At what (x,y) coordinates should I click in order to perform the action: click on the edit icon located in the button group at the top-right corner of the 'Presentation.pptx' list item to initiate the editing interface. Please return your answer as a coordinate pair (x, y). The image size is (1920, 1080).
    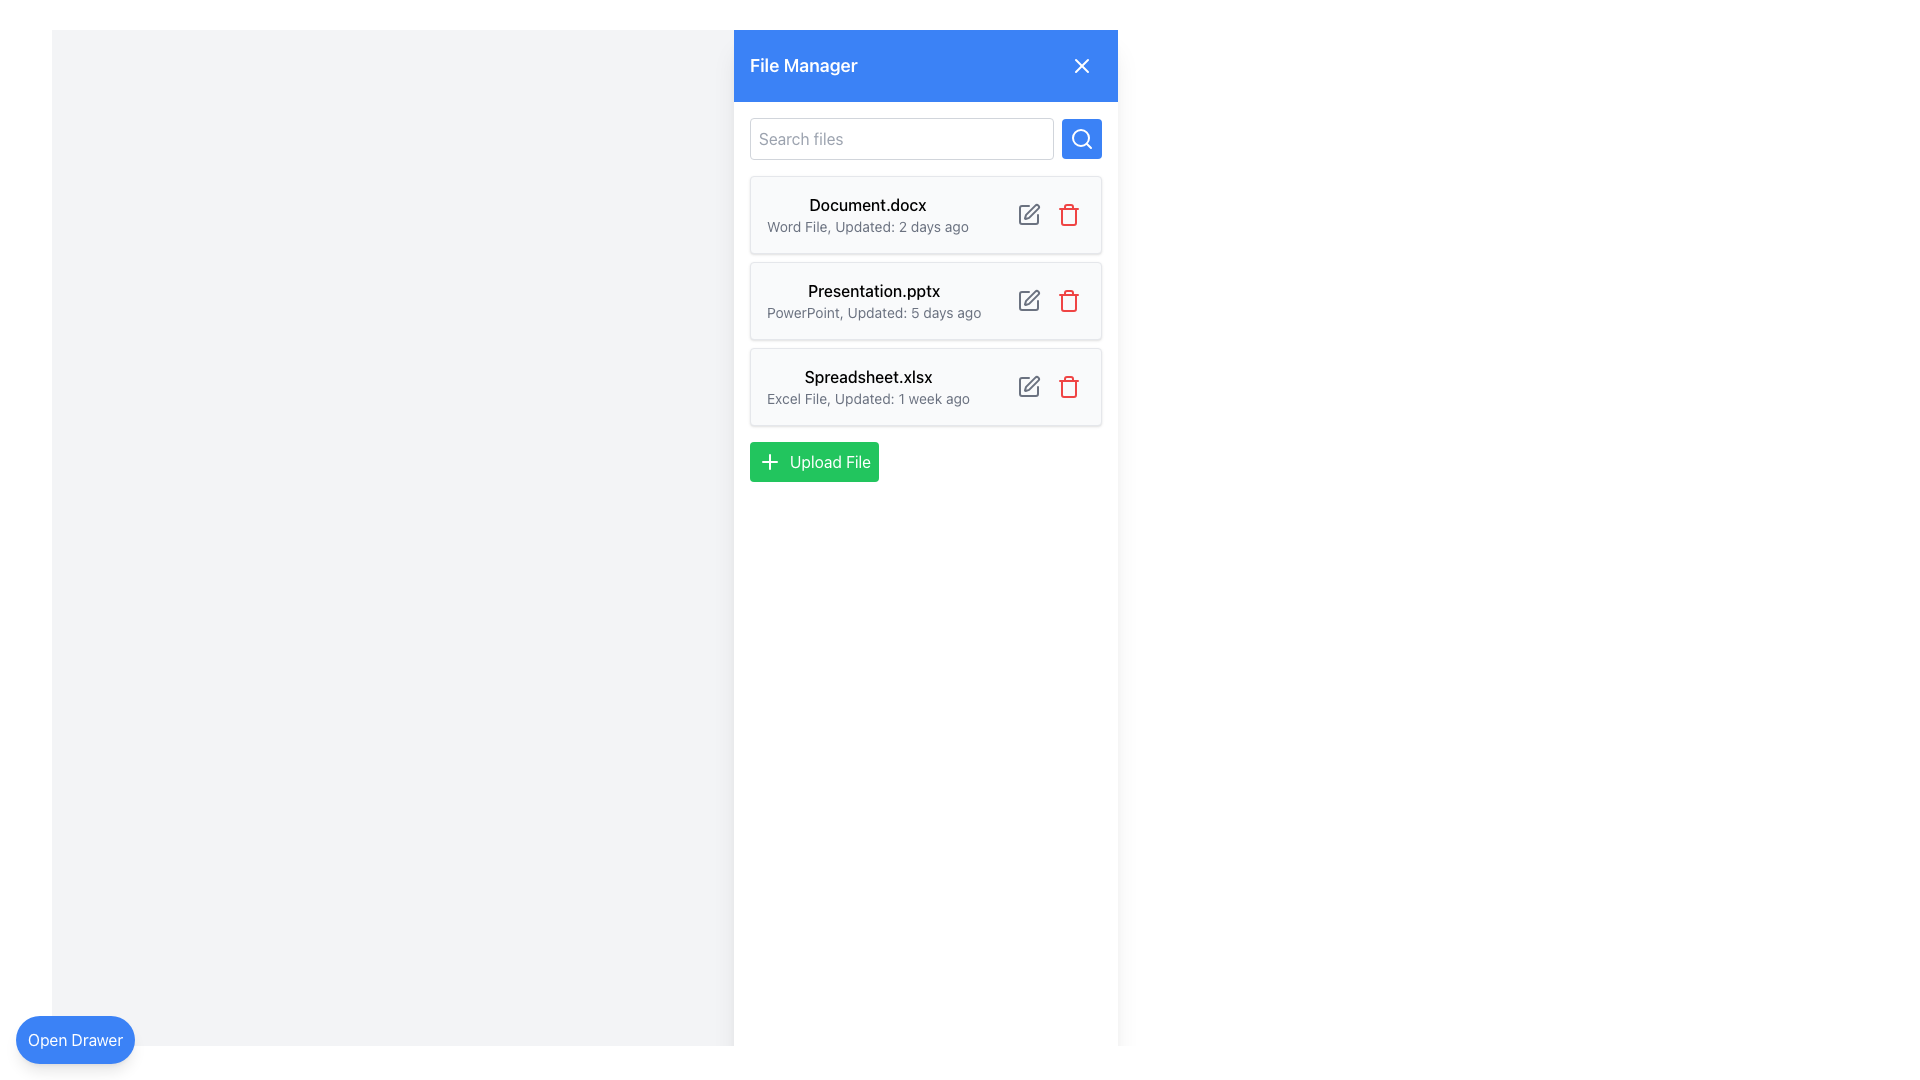
    Looking at the image, I should click on (1048, 300).